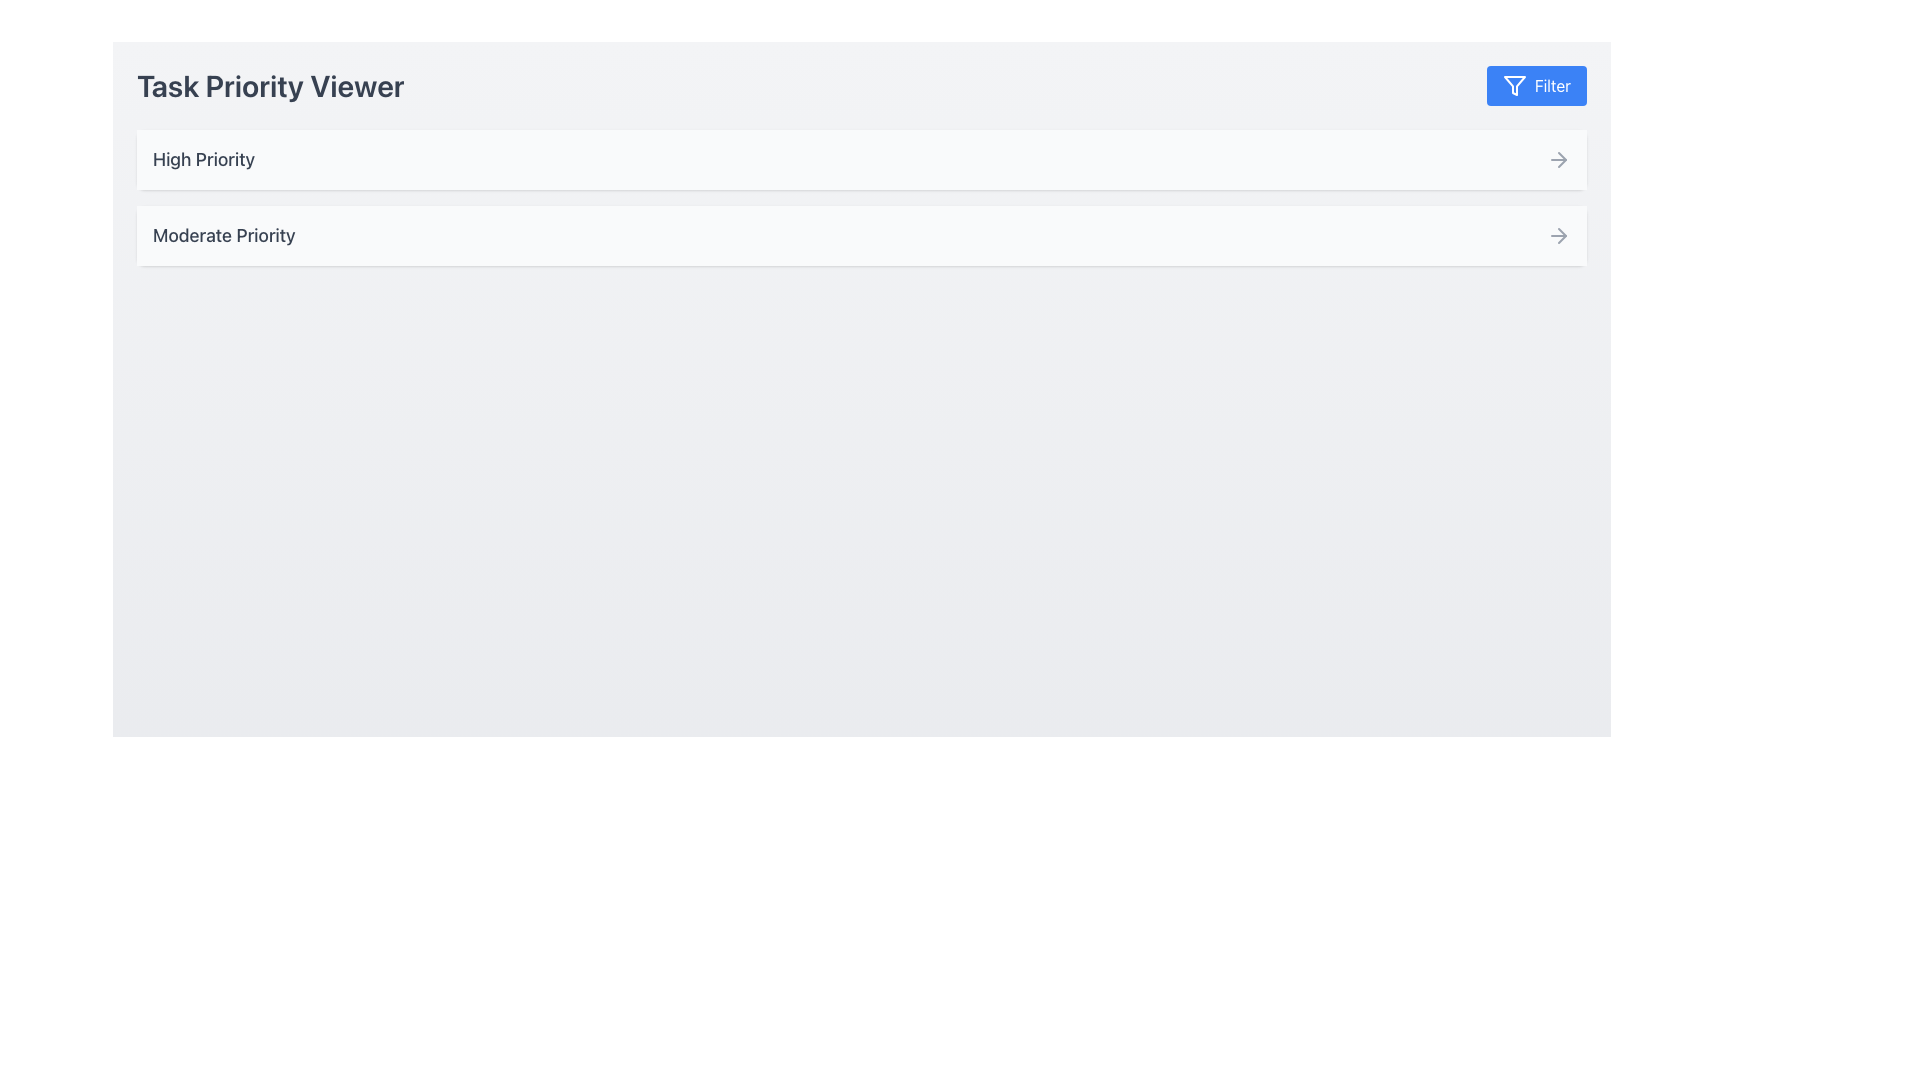 The image size is (1920, 1080). Describe the element at coordinates (1558, 158) in the screenshot. I see `the icon indicating 'High Priority' to potentially reveal additional visual feedback` at that location.